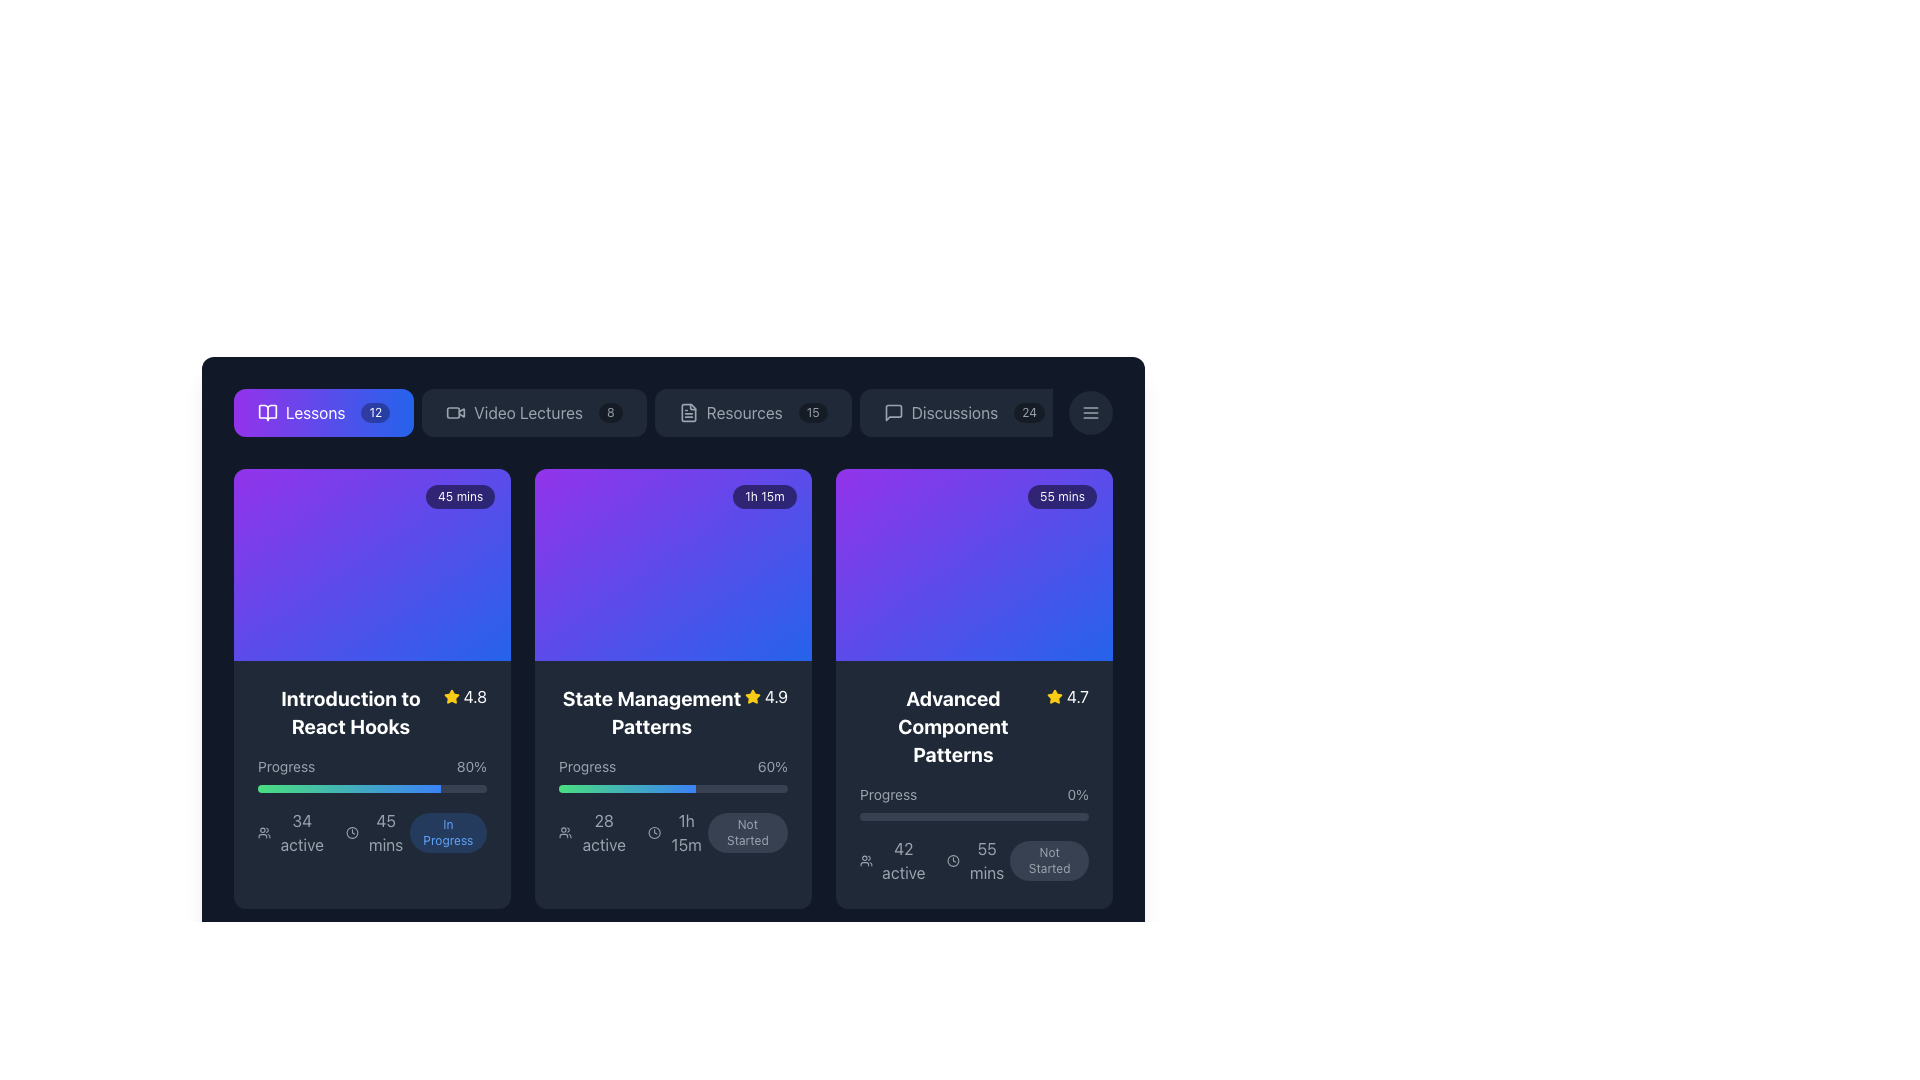 Image resolution: width=1920 pixels, height=1080 pixels. Describe the element at coordinates (974, 726) in the screenshot. I see `the informative text element displaying 'Advanced Component Patterns' with a yellow star icon and rating '4.7', located at the bottom of the third card in a horizontally aligned card group` at that location.